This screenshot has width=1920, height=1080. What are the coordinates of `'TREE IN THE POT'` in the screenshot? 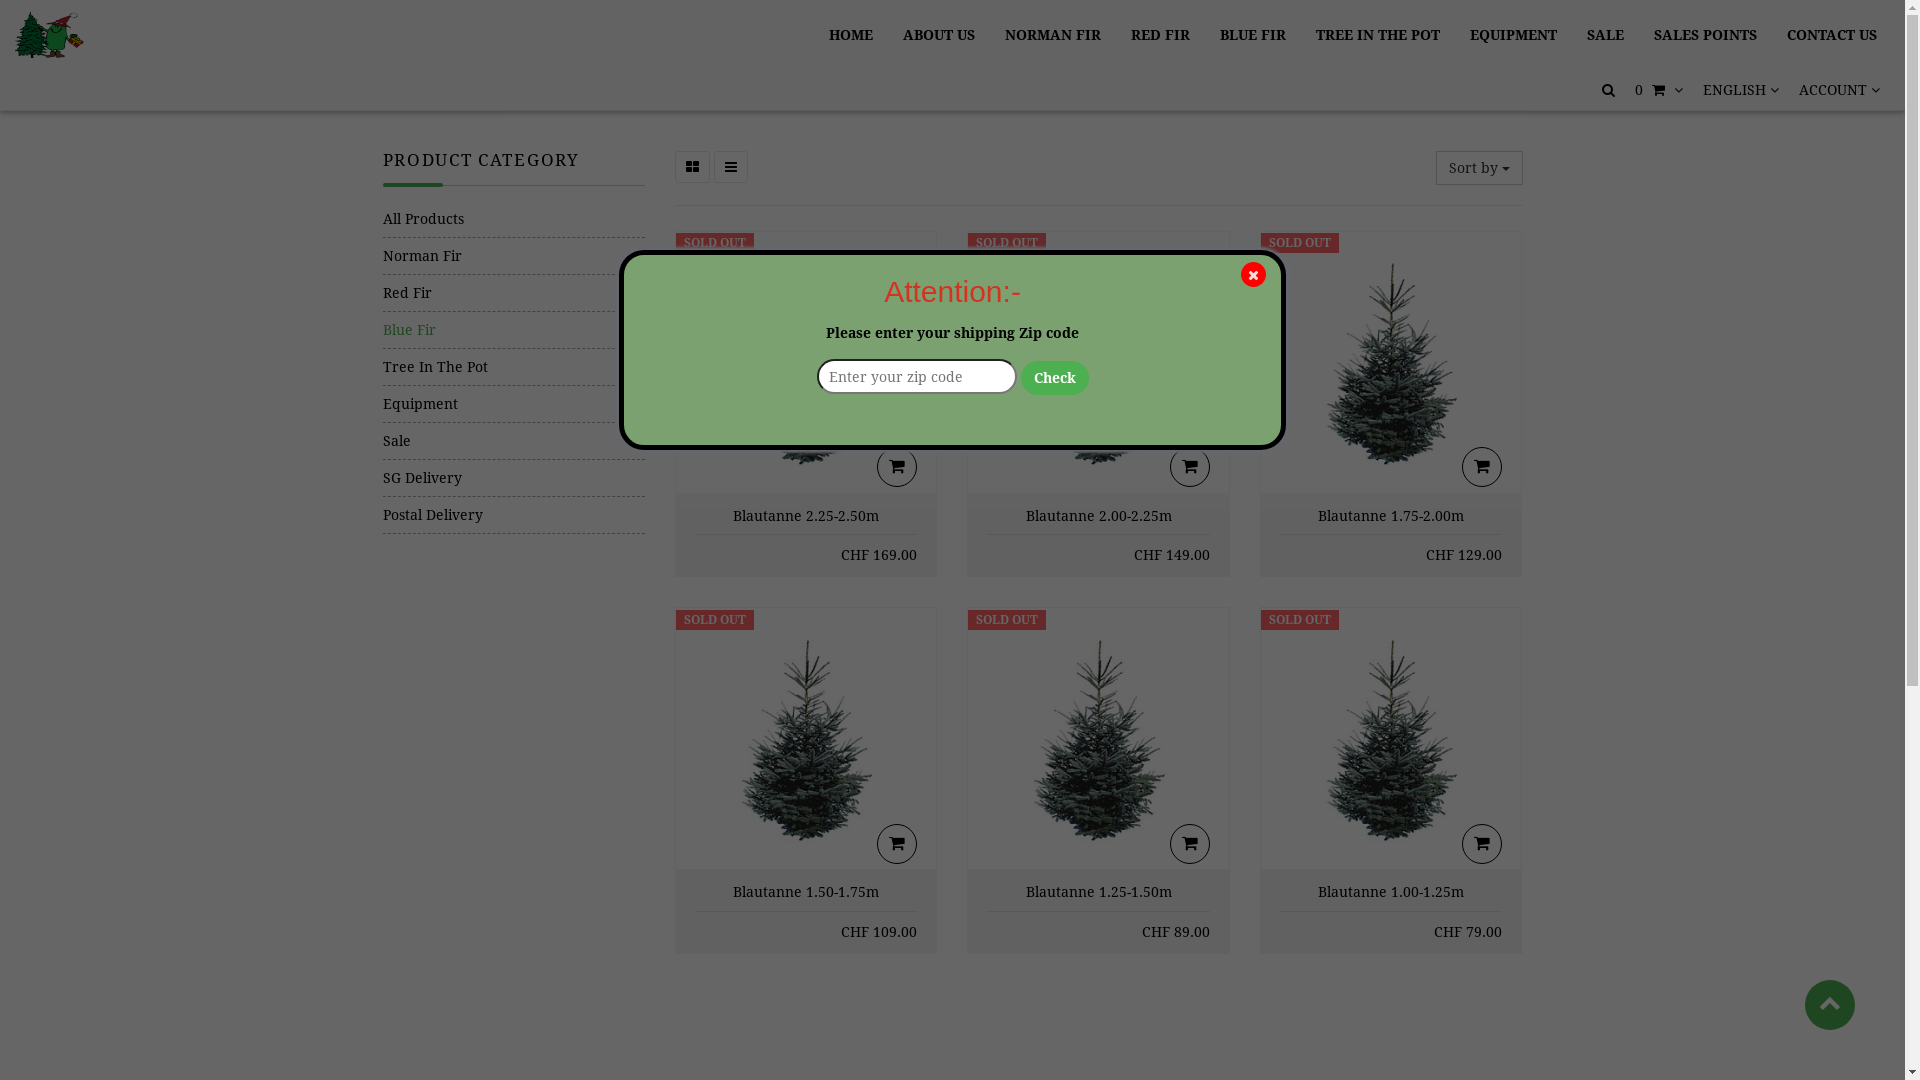 It's located at (1302, 34).